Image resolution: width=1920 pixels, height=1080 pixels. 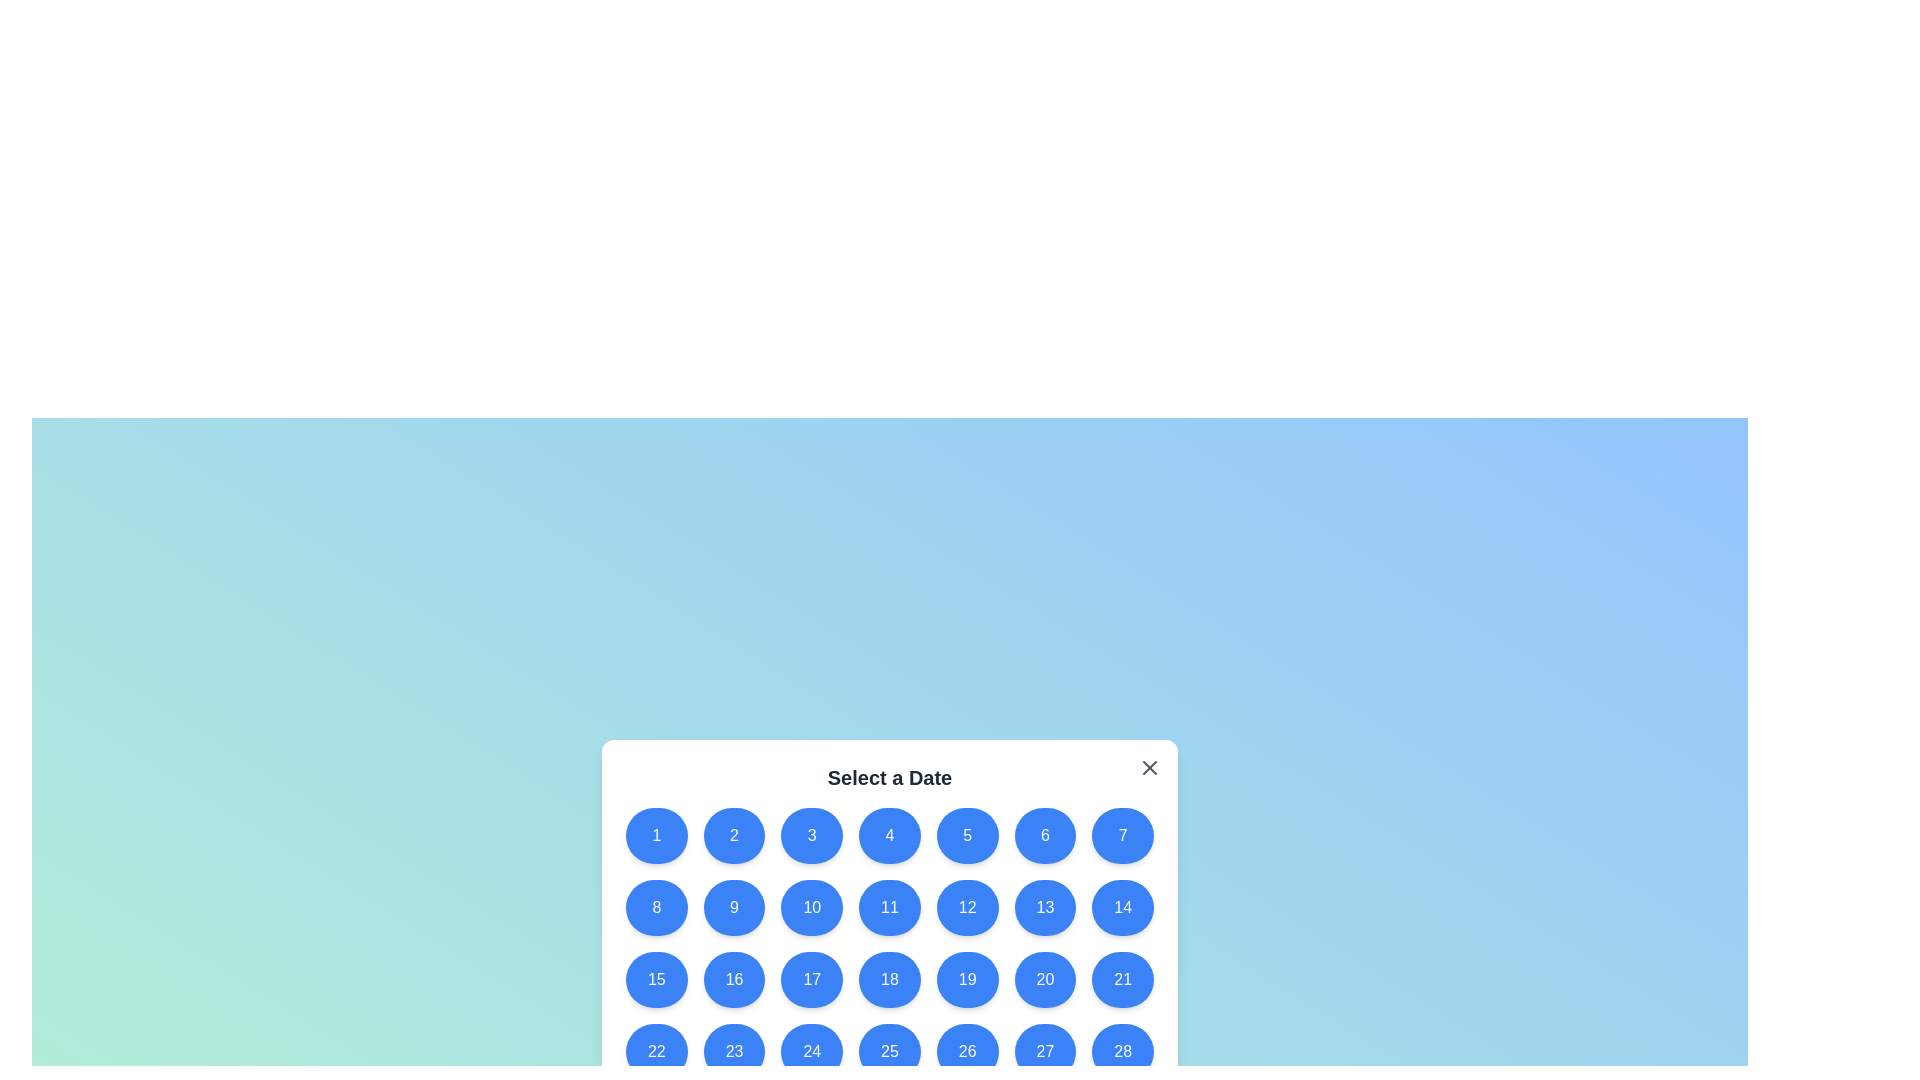 I want to click on the close button to close the dialog, so click(x=1150, y=766).